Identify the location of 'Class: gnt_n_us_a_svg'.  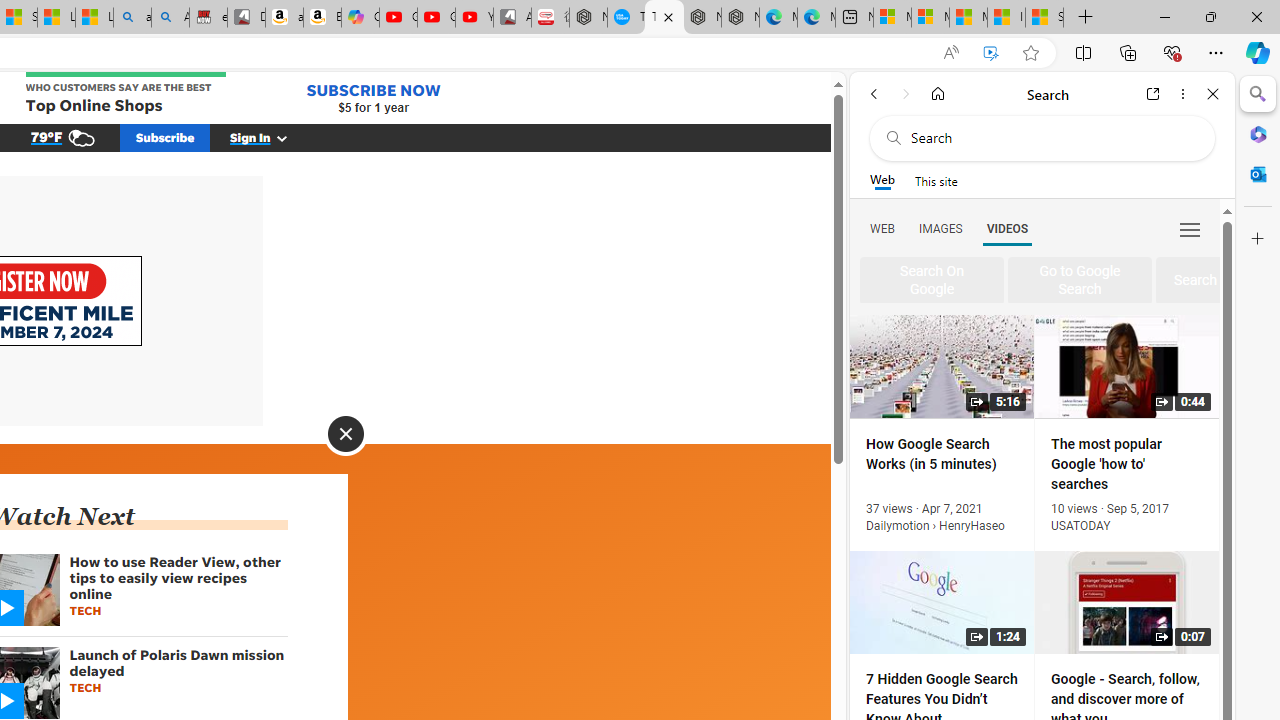
(277, 136).